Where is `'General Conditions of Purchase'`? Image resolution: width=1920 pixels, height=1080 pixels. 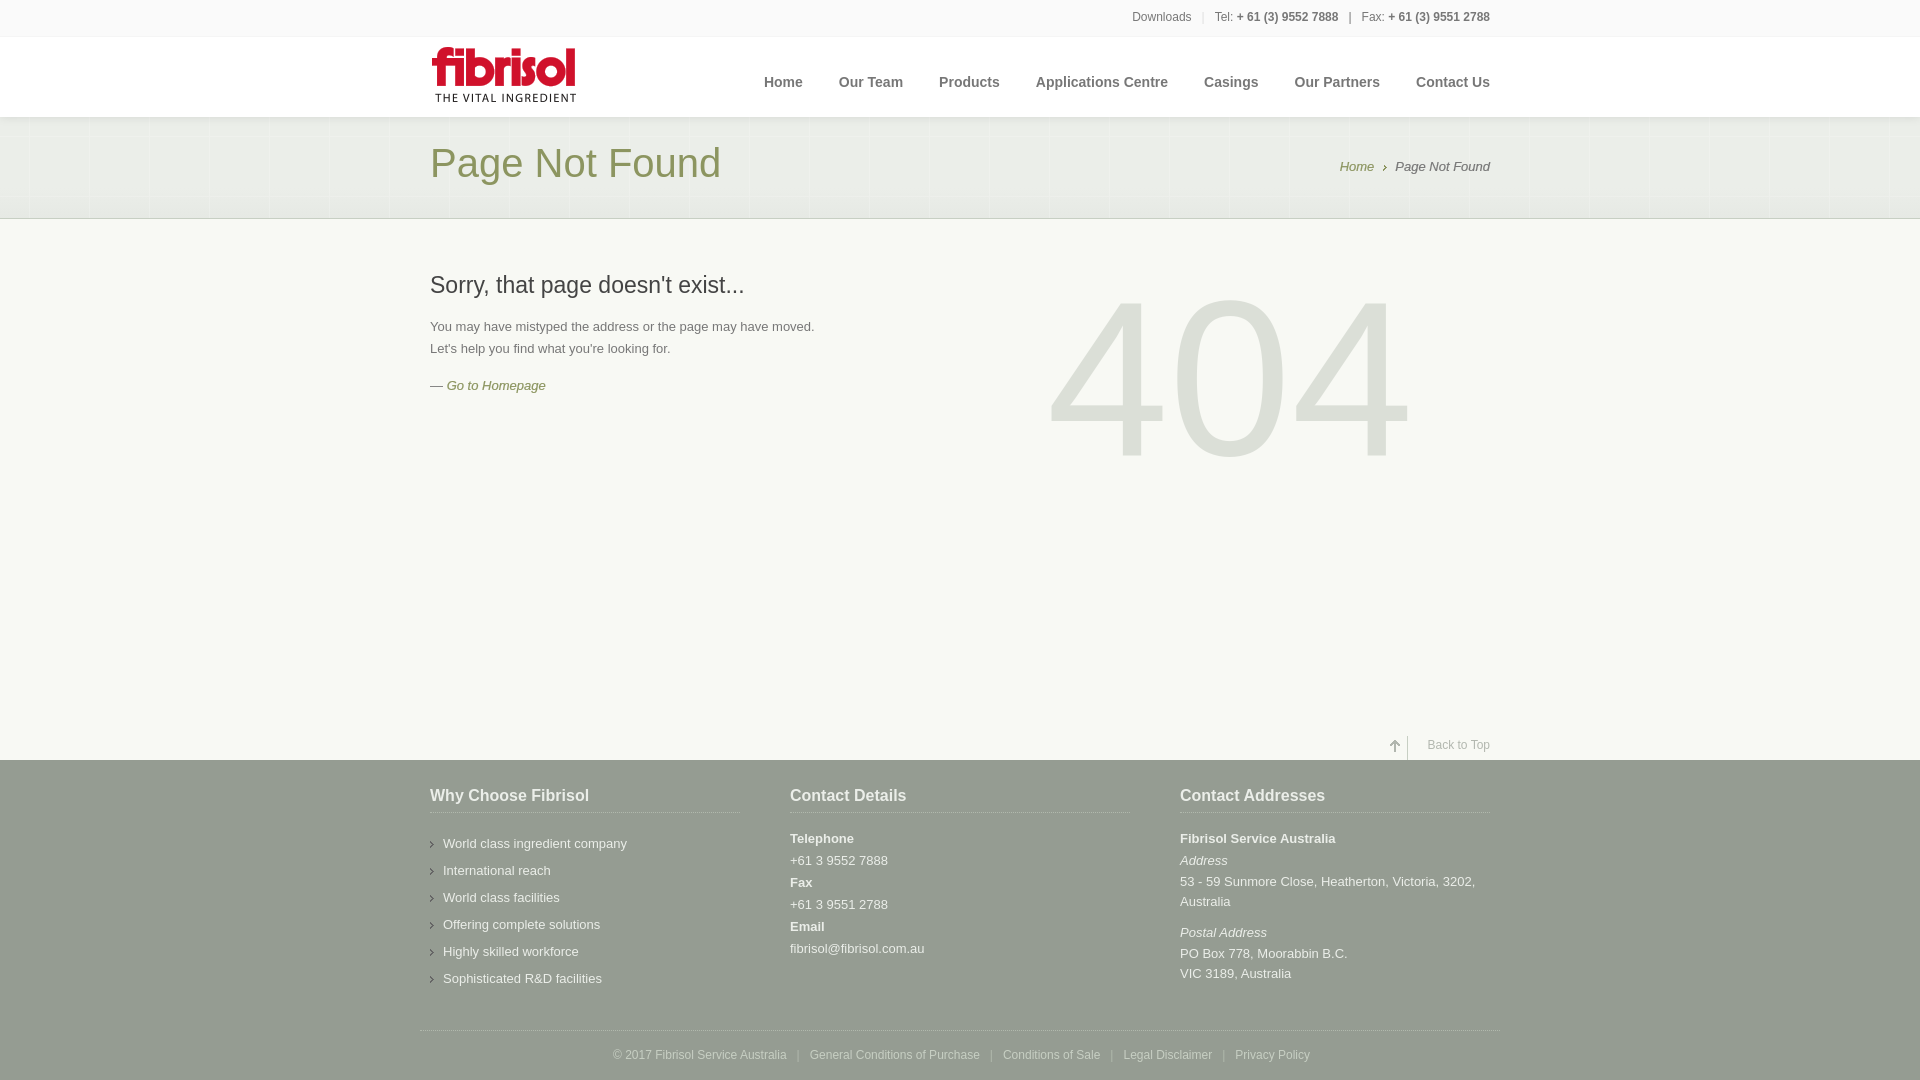 'General Conditions of Purchase' is located at coordinates (810, 1054).